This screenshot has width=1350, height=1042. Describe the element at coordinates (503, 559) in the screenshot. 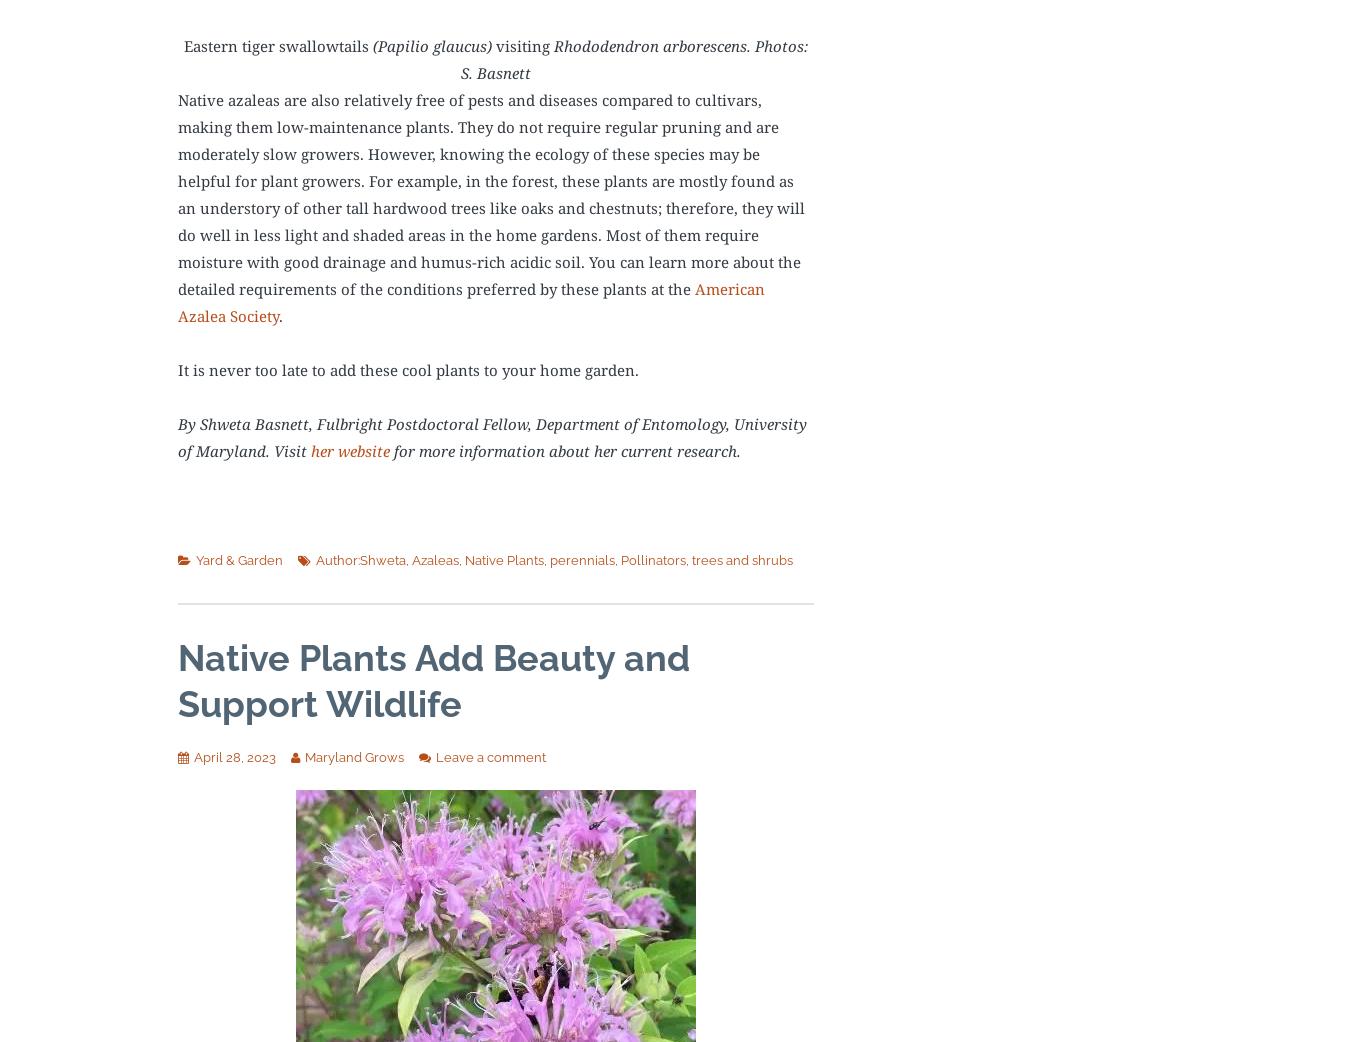

I see `'Native Plants'` at that location.